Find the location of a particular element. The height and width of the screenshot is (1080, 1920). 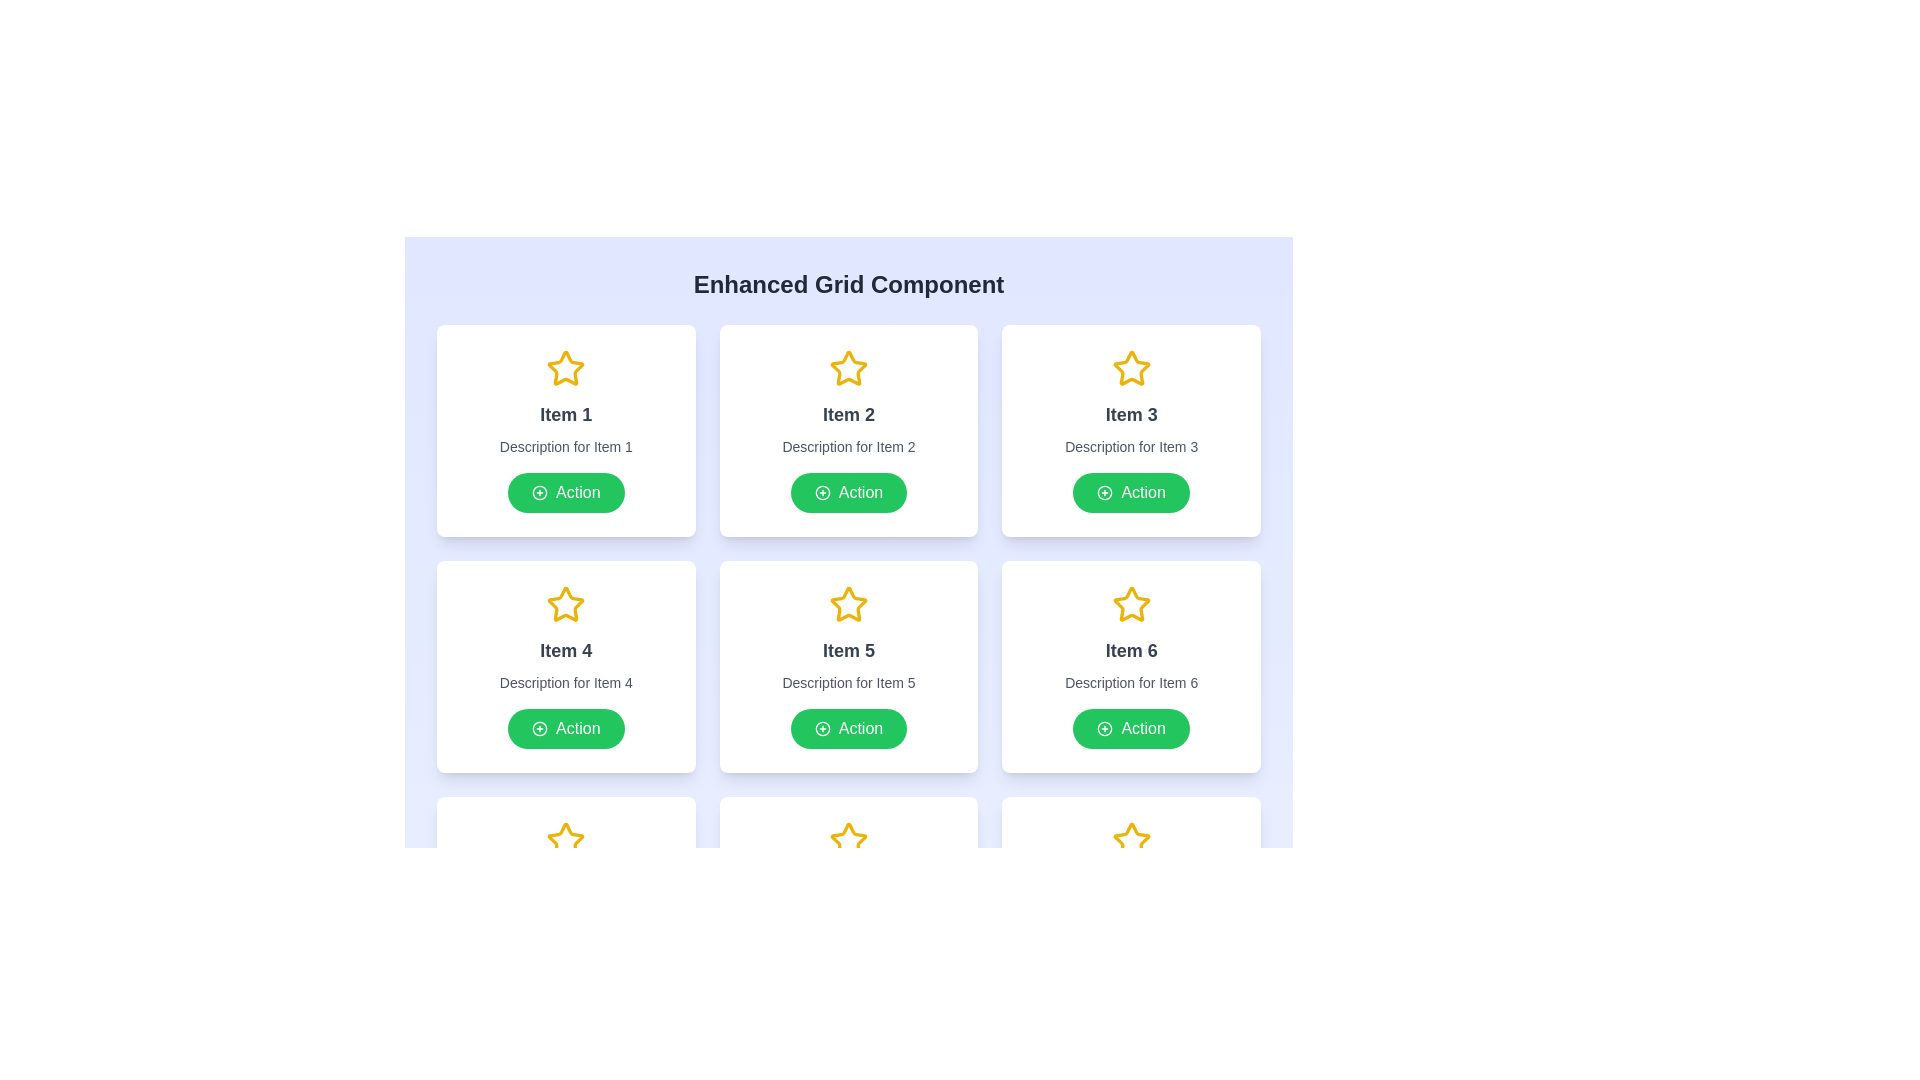

the static text element labeled 'Item 4' which is styled in bold dark gray and located in the second row, first column card of the grid layout is located at coordinates (565, 651).